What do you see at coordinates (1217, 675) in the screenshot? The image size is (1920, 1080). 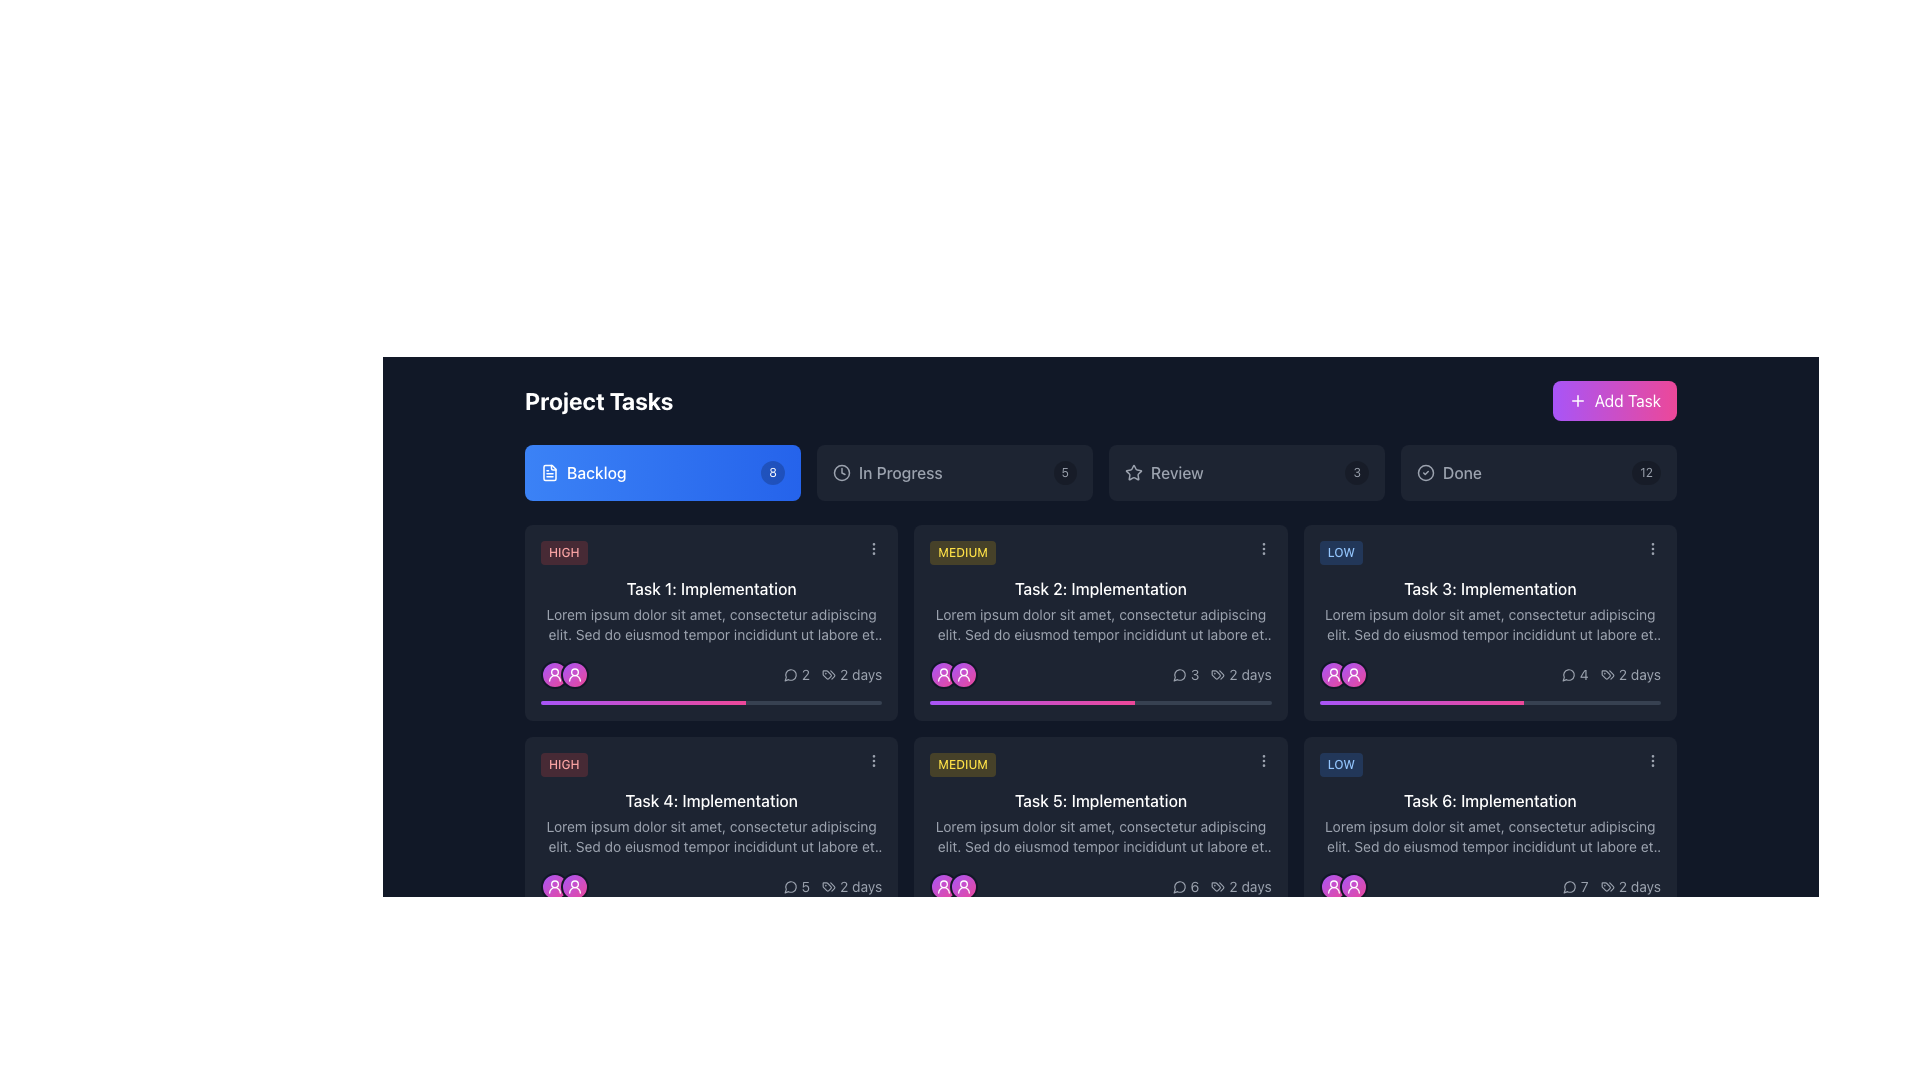 I see `the visual representation of the small tag-shaped icon located to the left of the text '2 days' in the bottom right corner of the task card` at bounding box center [1217, 675].